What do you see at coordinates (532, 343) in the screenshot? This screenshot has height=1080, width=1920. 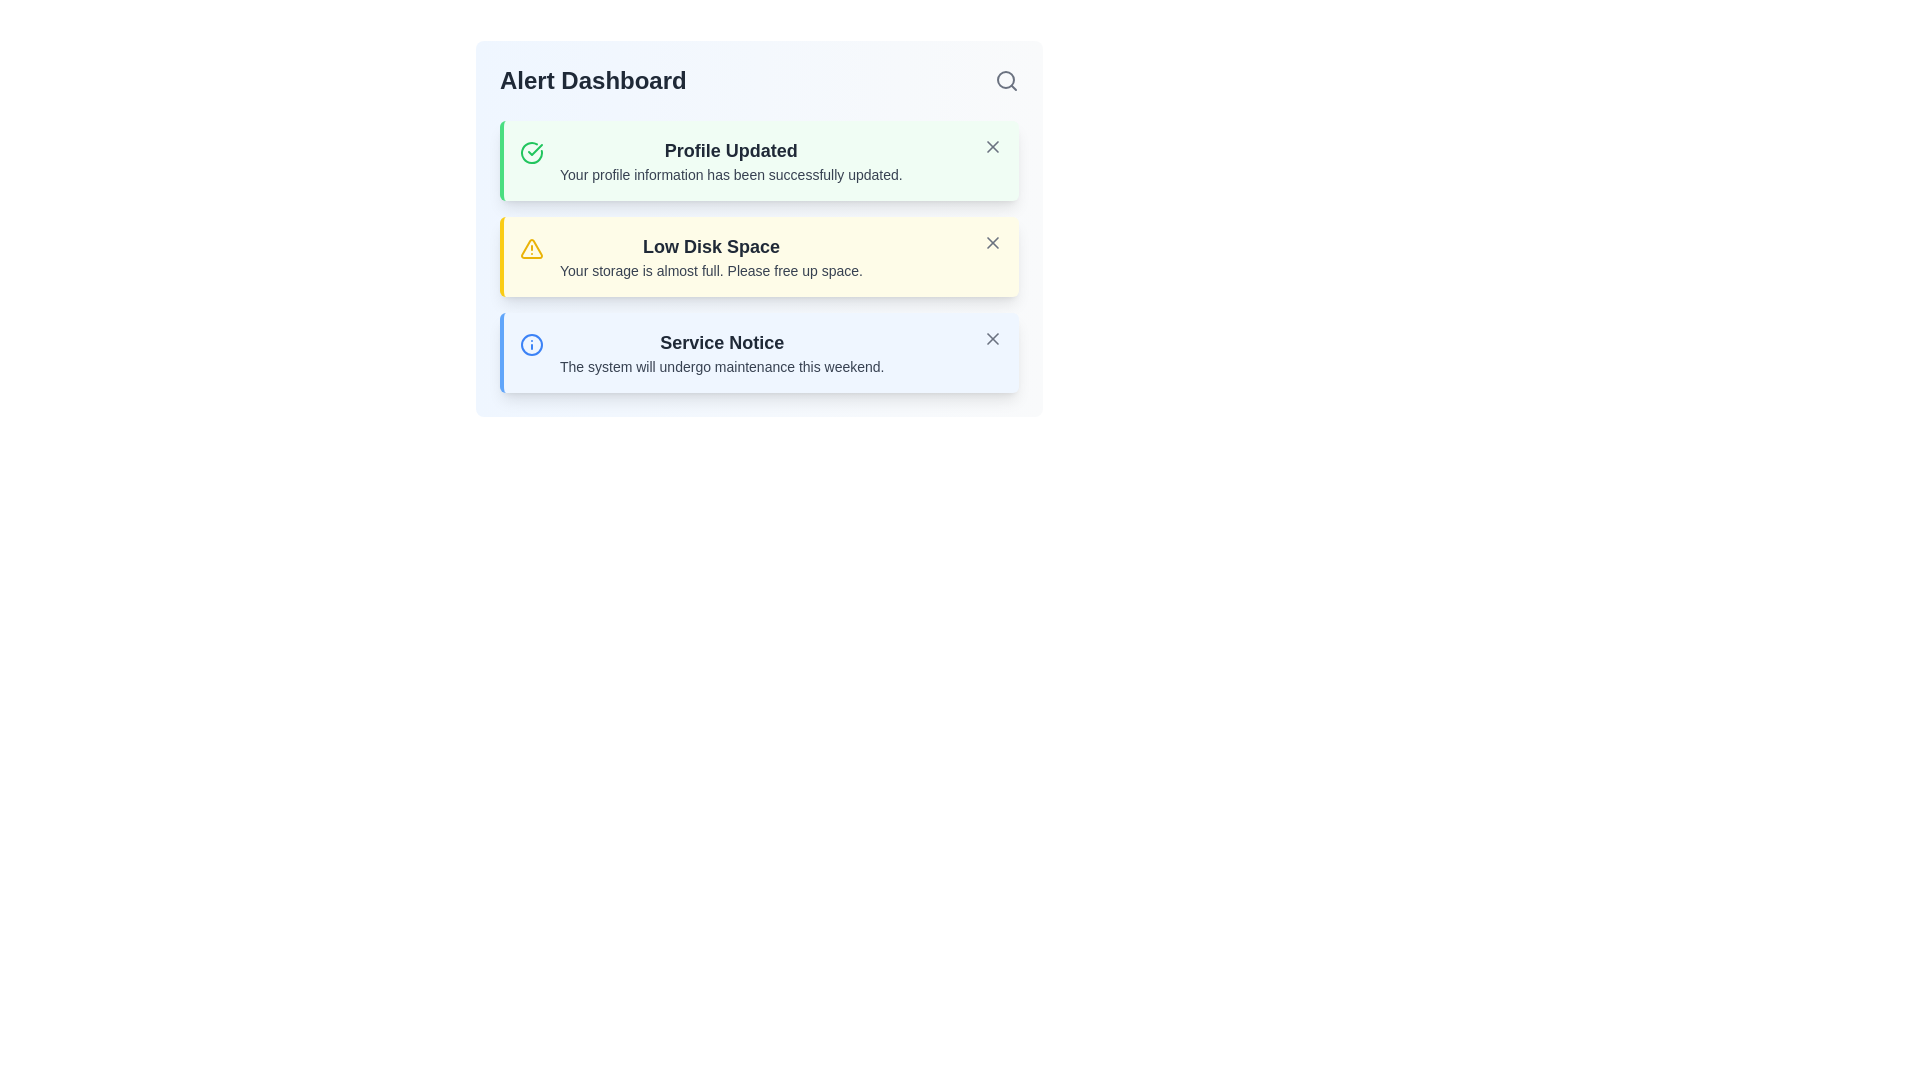 I see `the SVG circle element that serves as a visual component of the informational icon in the 'Service Notice' alert in the Alert Dashboard interface` at bounding box center [532, 343].